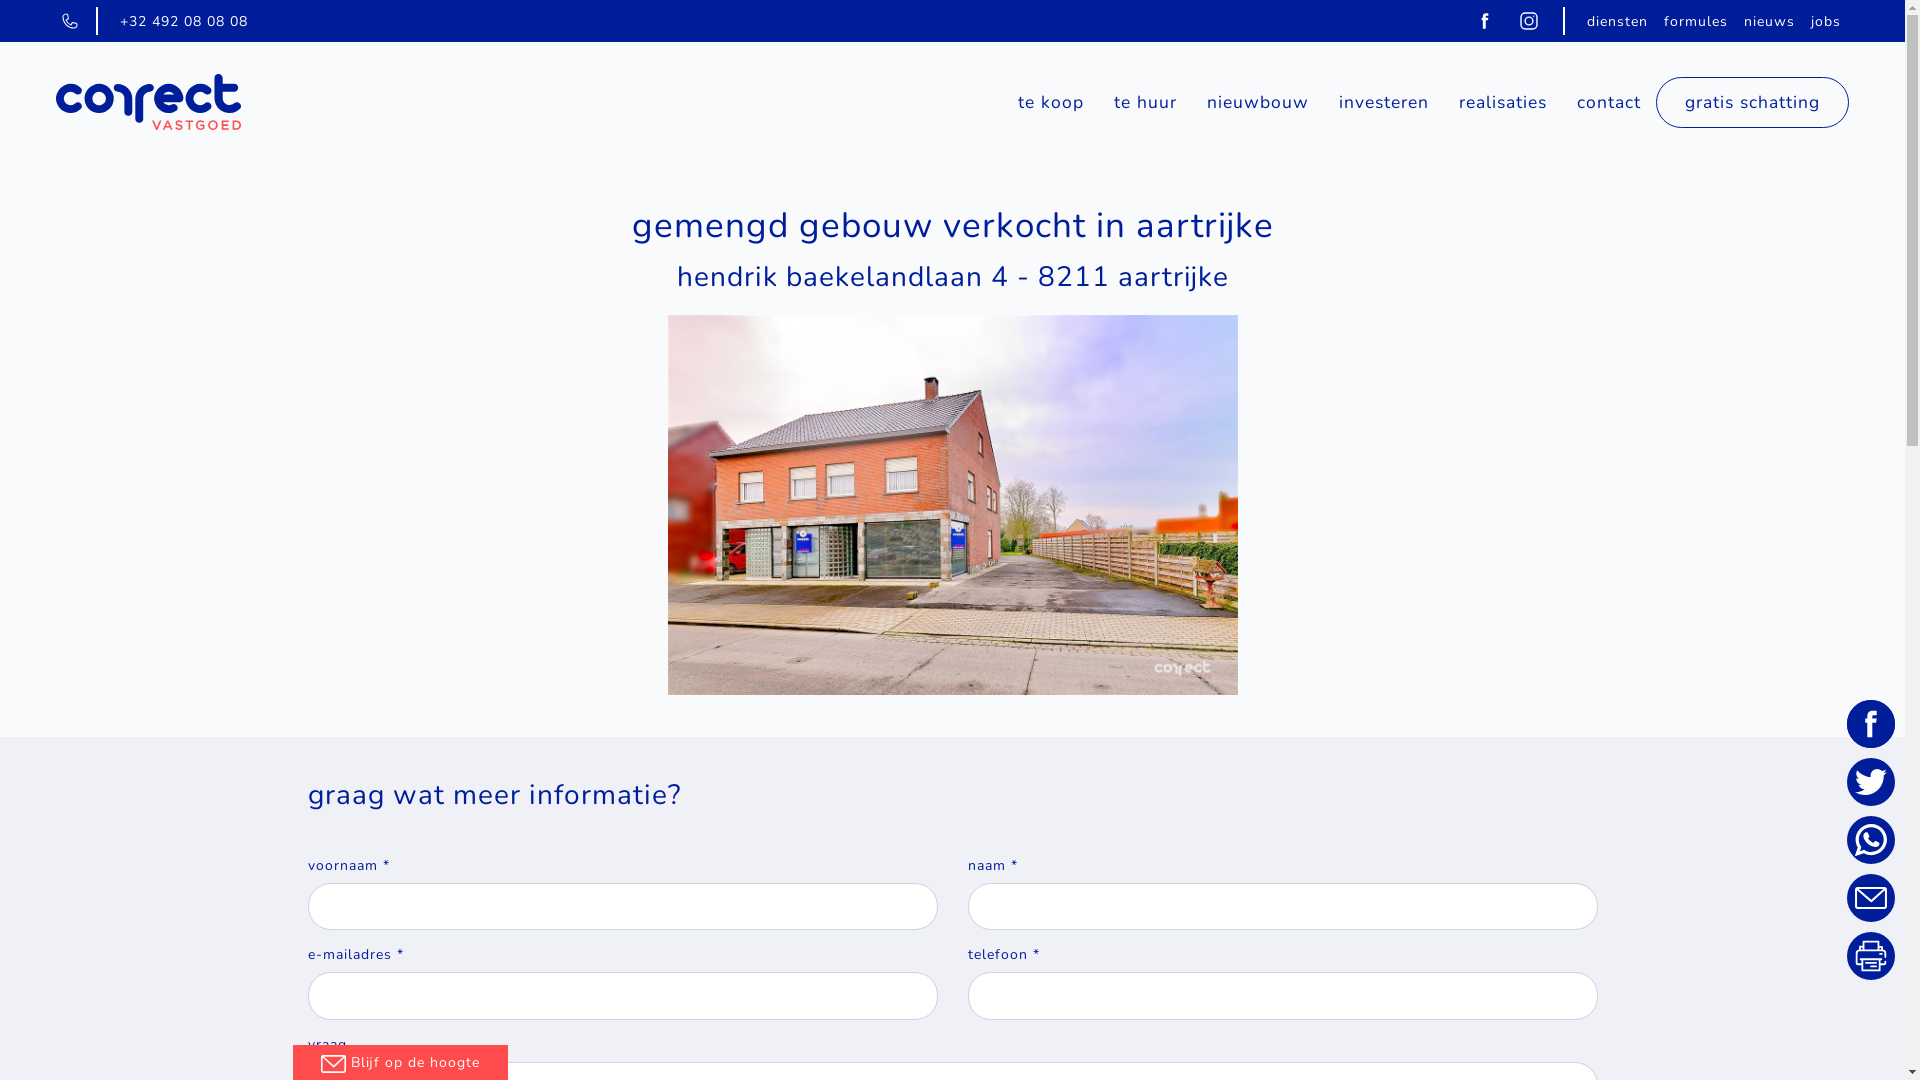 This screenshot has width=1920, height=1080. I want to click on 'contact', so click(1608, 101).